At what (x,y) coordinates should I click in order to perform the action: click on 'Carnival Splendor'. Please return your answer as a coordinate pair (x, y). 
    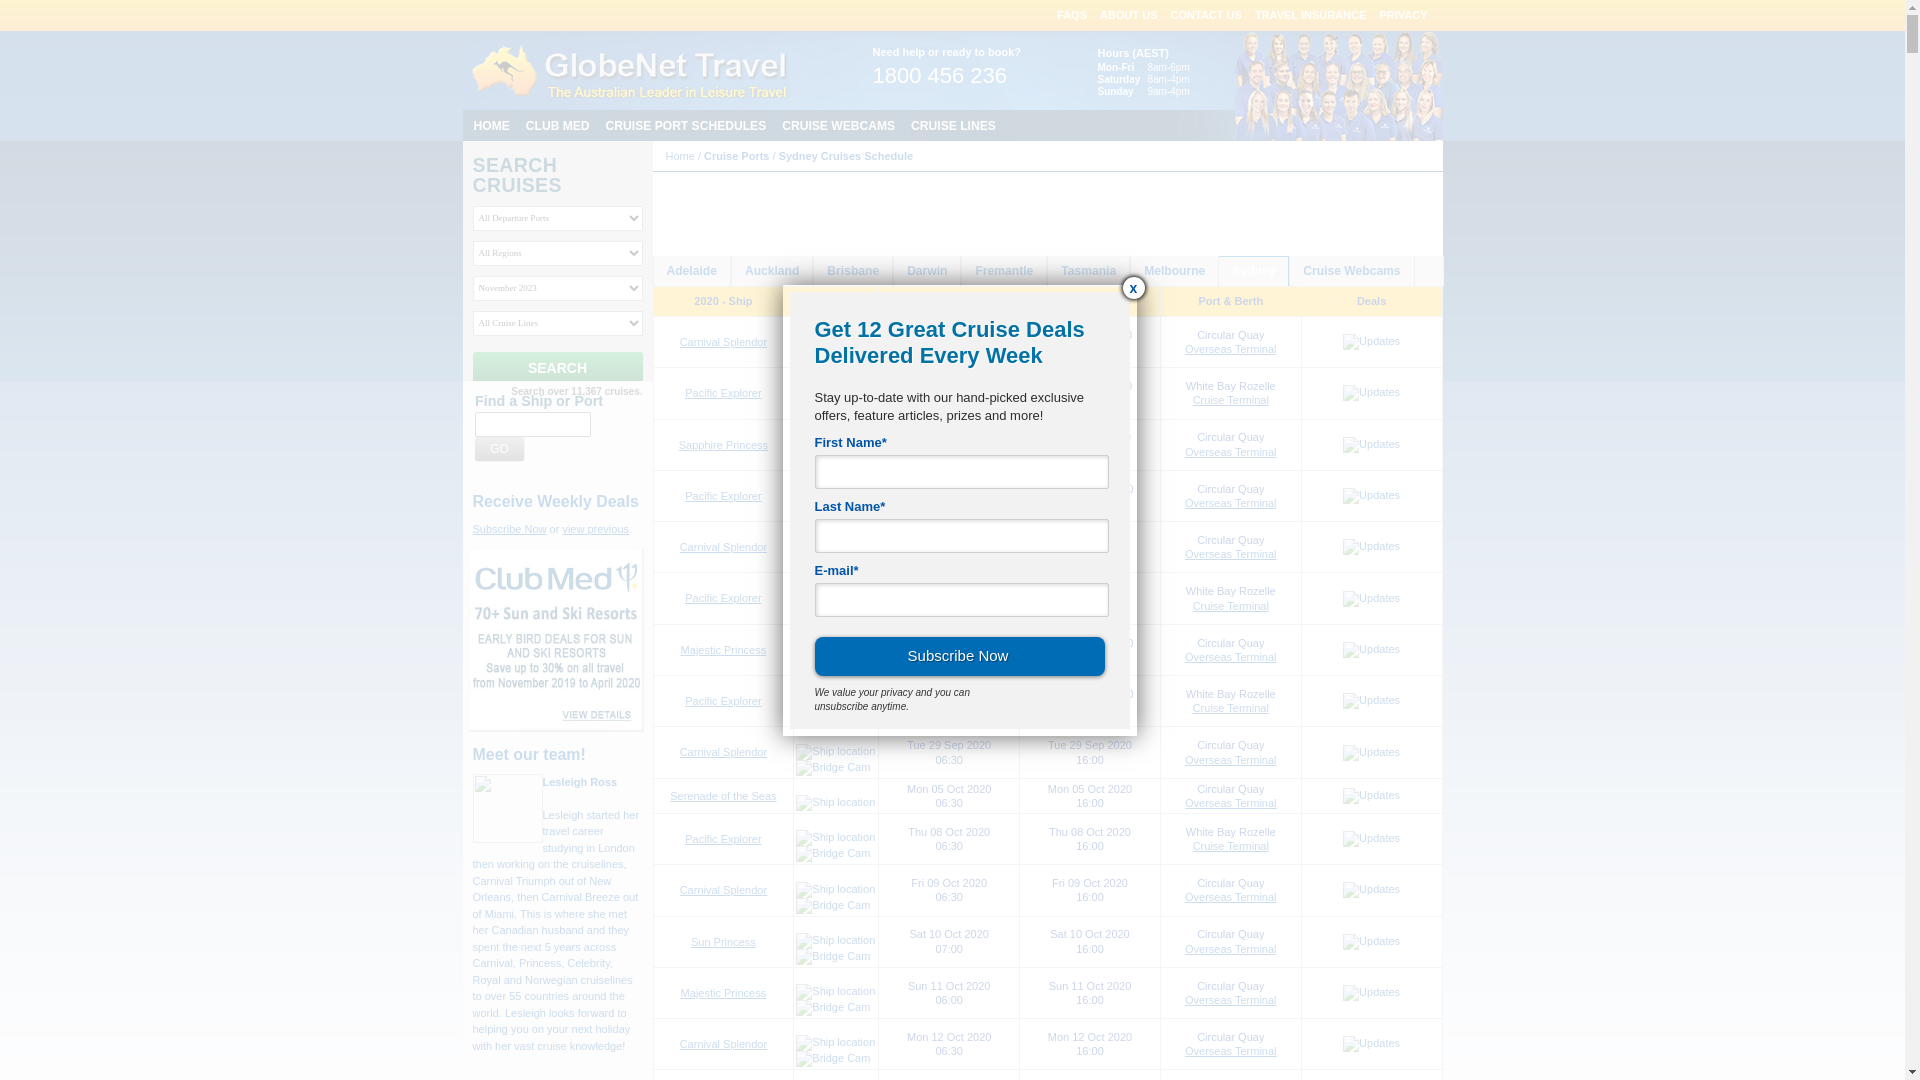
    Looking at the image, I should click on (722, 889).